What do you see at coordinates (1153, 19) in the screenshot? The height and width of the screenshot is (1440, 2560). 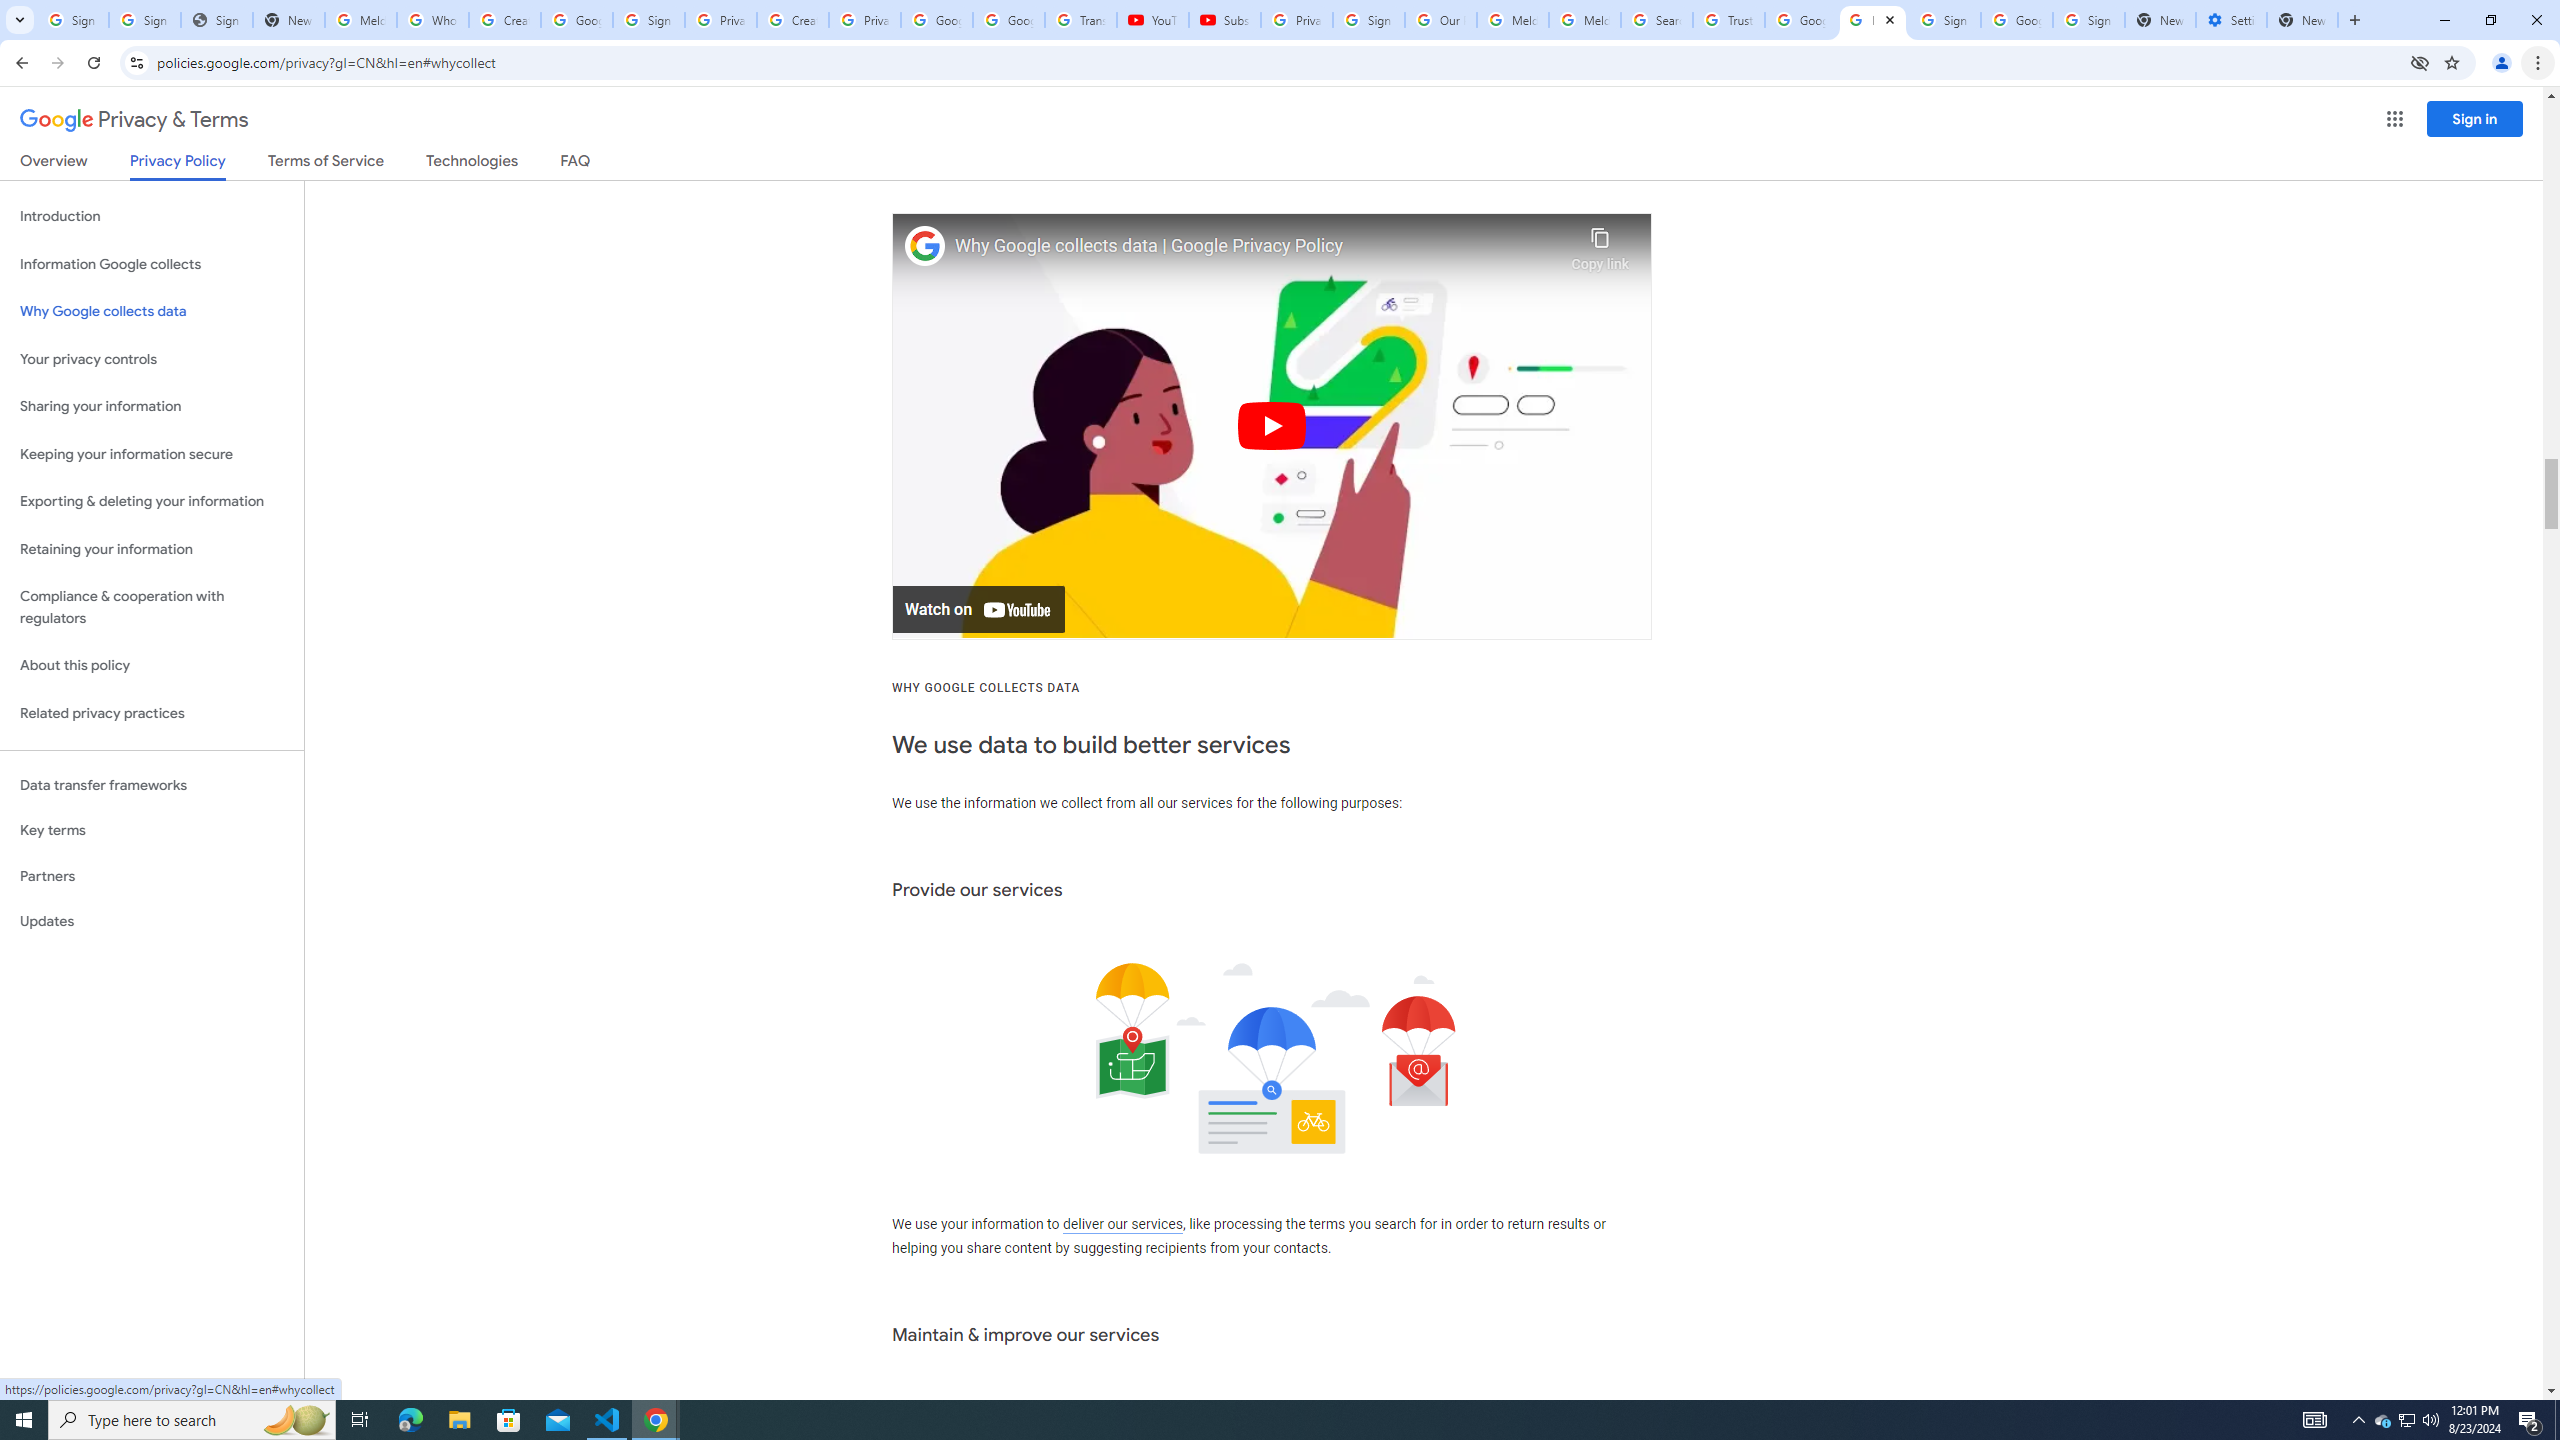 I see `'YouTube'` at bounding box center [1153, 19].